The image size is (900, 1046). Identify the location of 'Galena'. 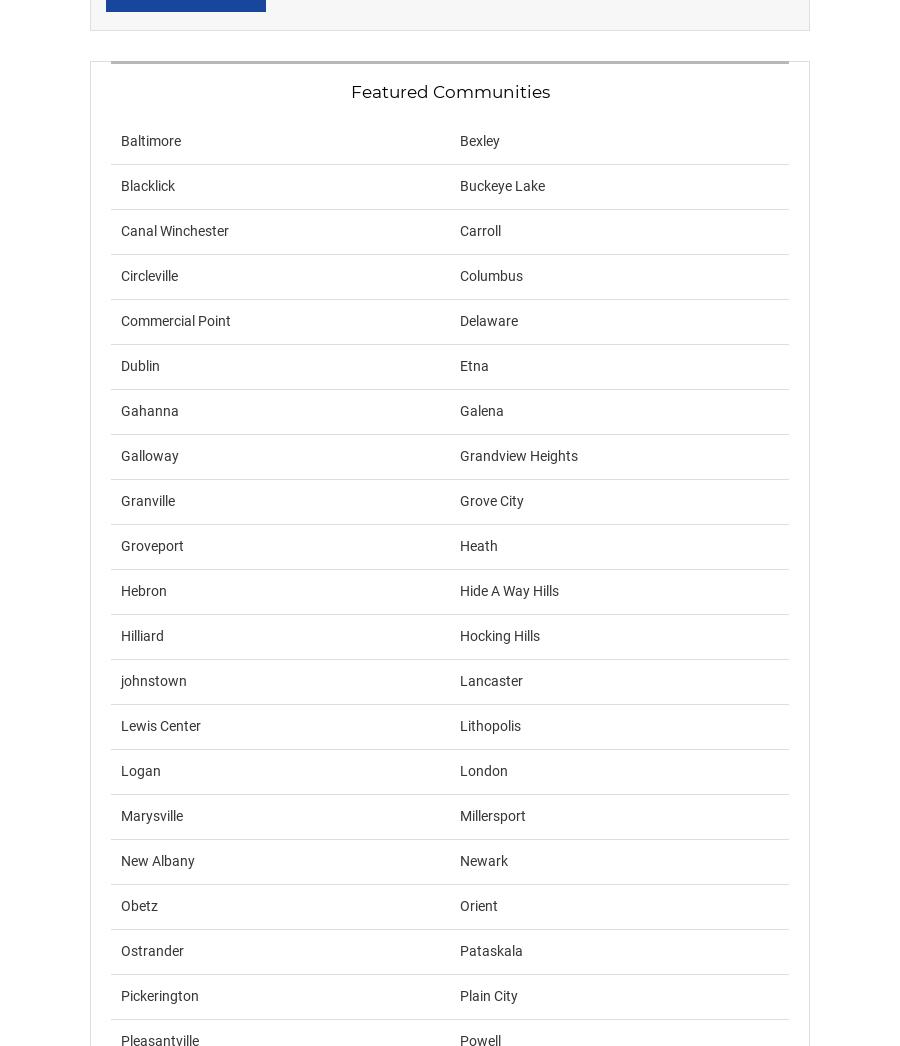
(481, 410).